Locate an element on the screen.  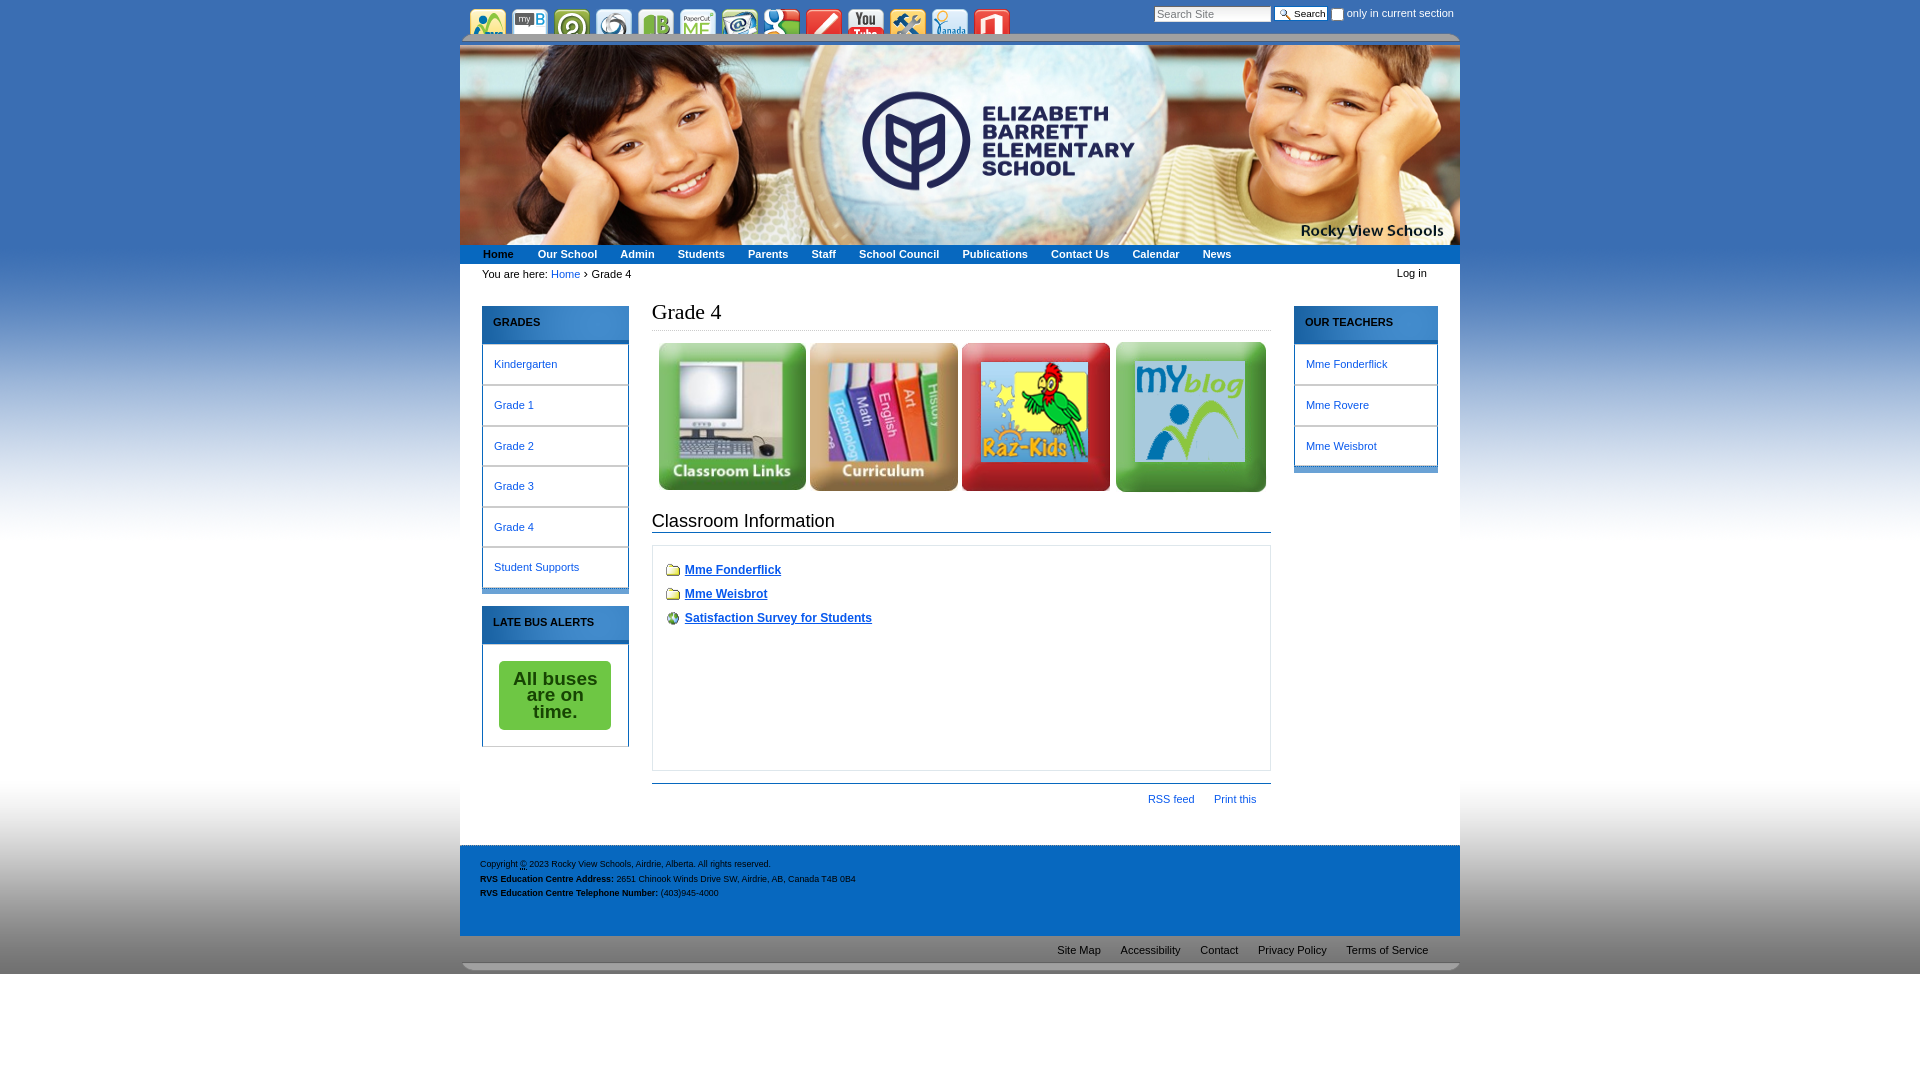
'Site Map' is located at coordinates (1078, 948).